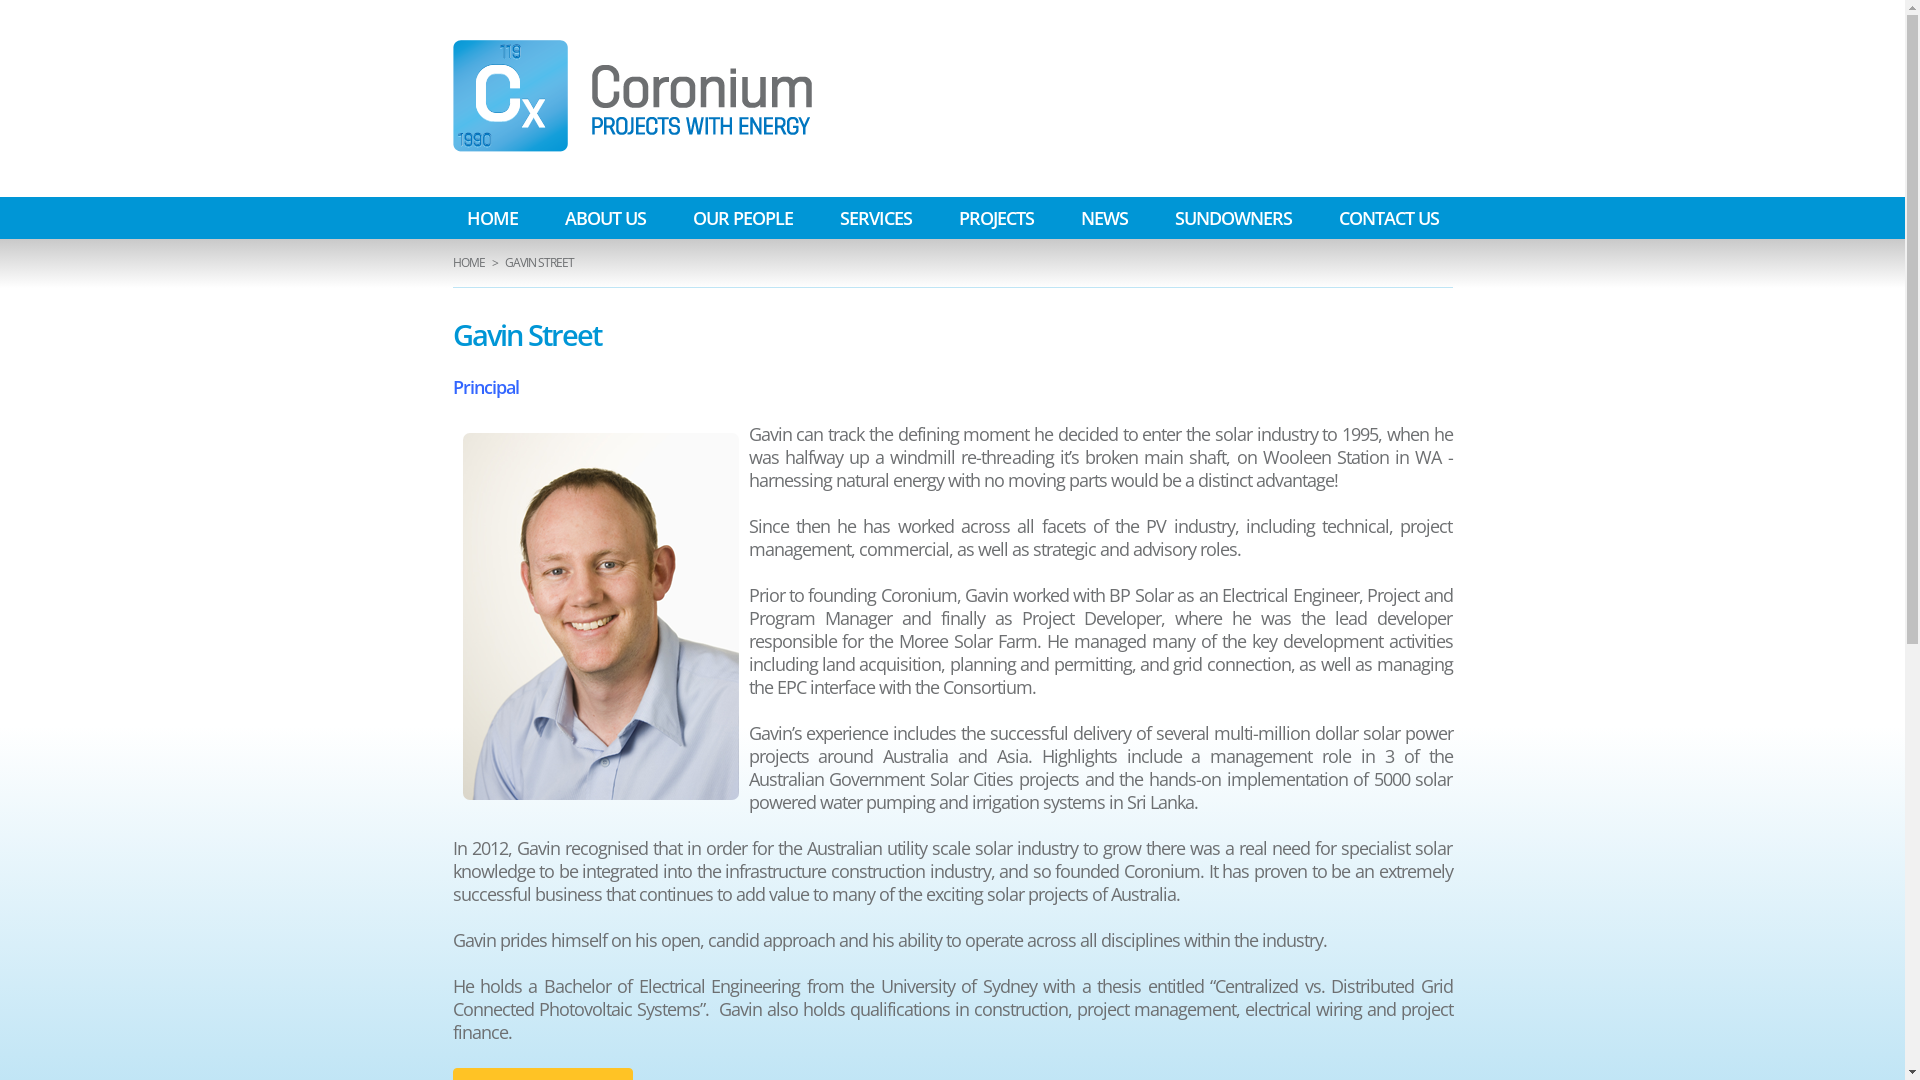 The height and width of the screenshot is (1080, 1920). I want to click on 'Gavin Street BW', so click(599, 615).